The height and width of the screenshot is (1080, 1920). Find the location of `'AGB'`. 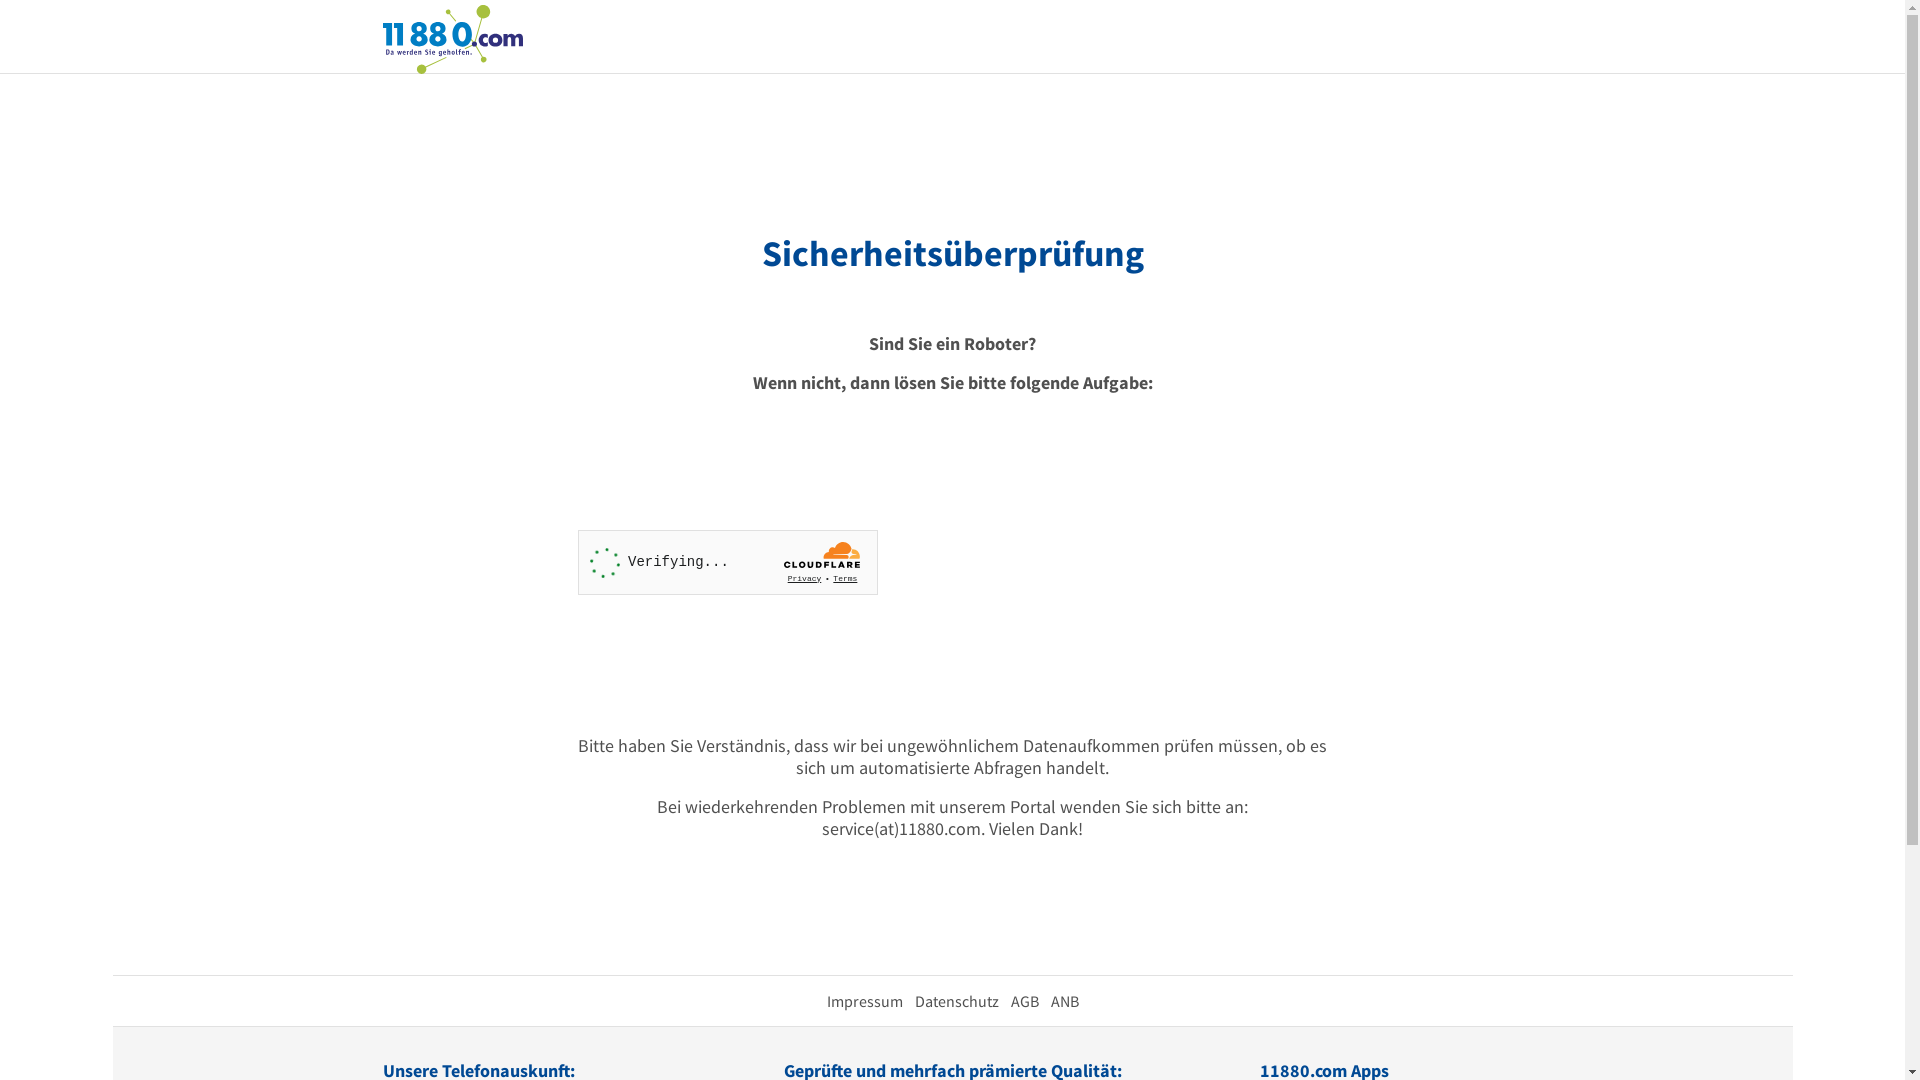

'AGB' is located at coordinates (1023, 1001).